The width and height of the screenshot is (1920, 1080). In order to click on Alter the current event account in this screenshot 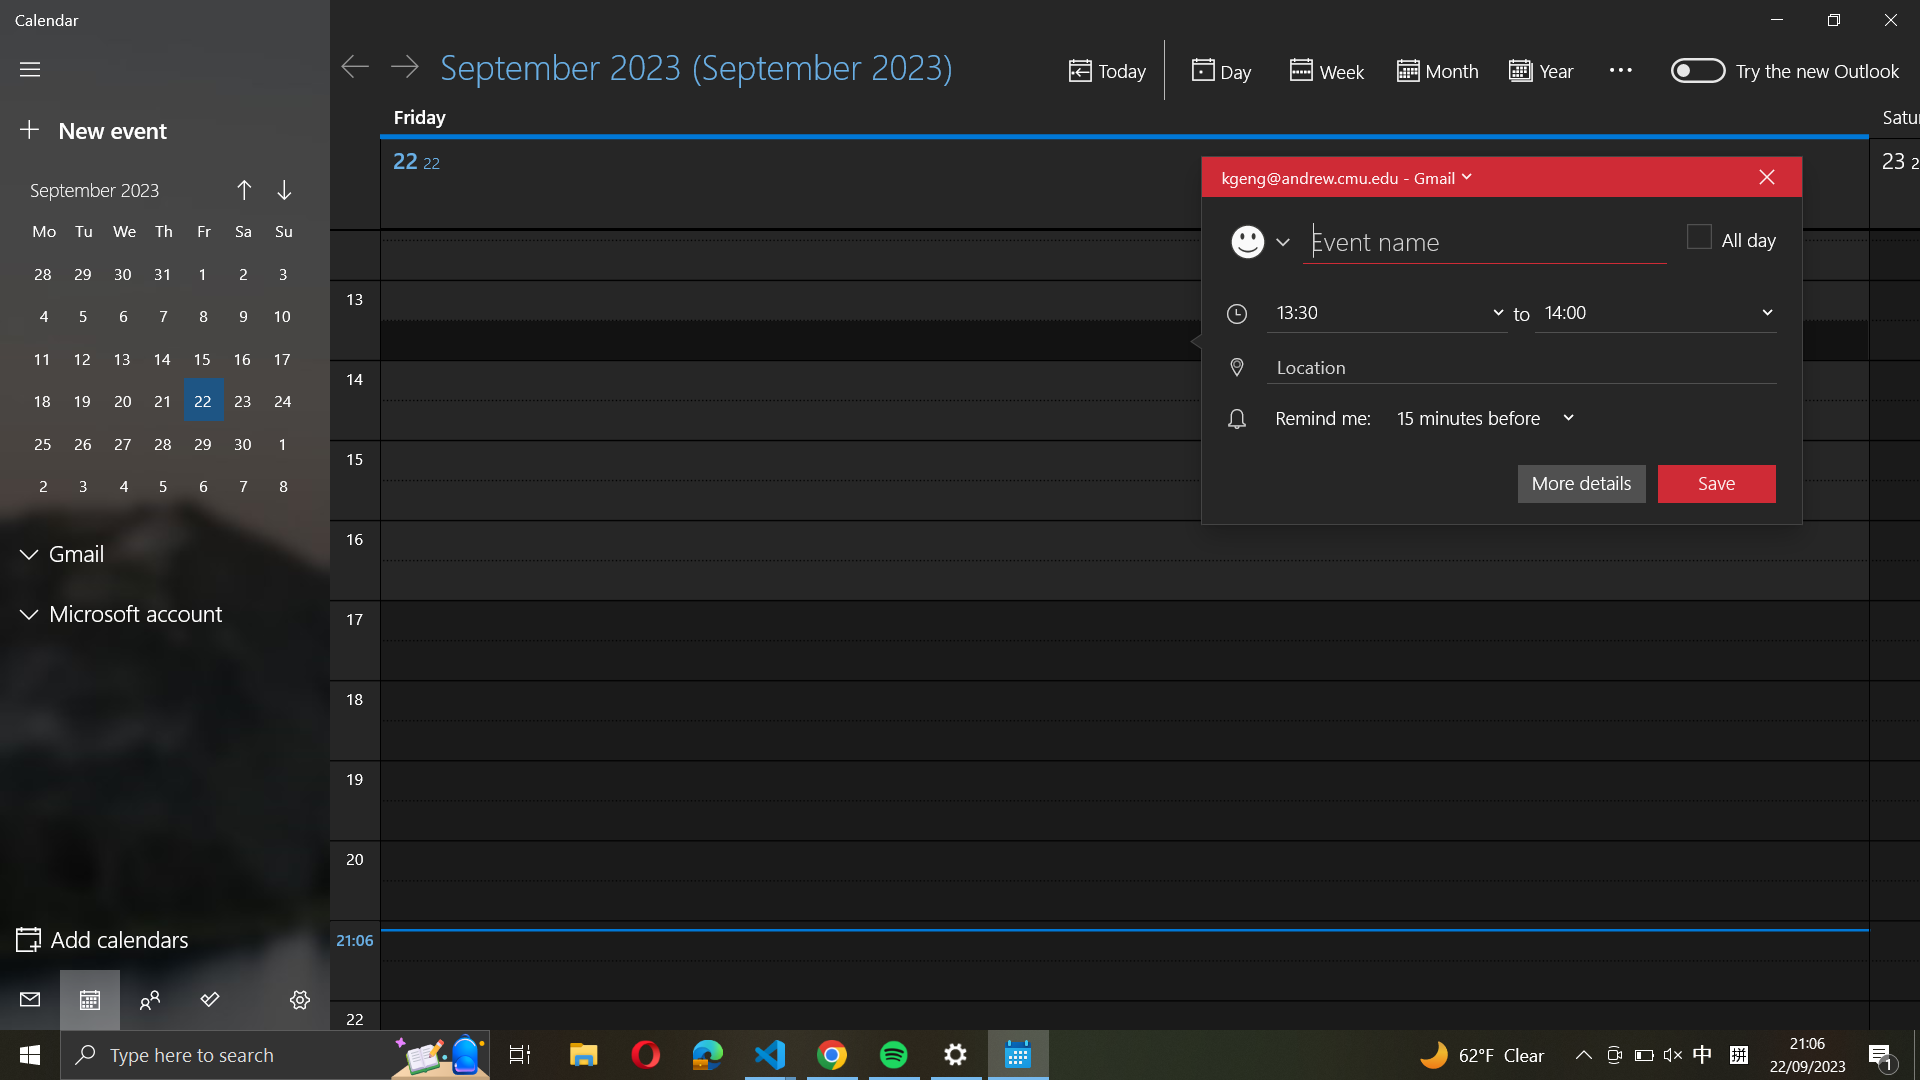, I will do `click(1344, 176)`.